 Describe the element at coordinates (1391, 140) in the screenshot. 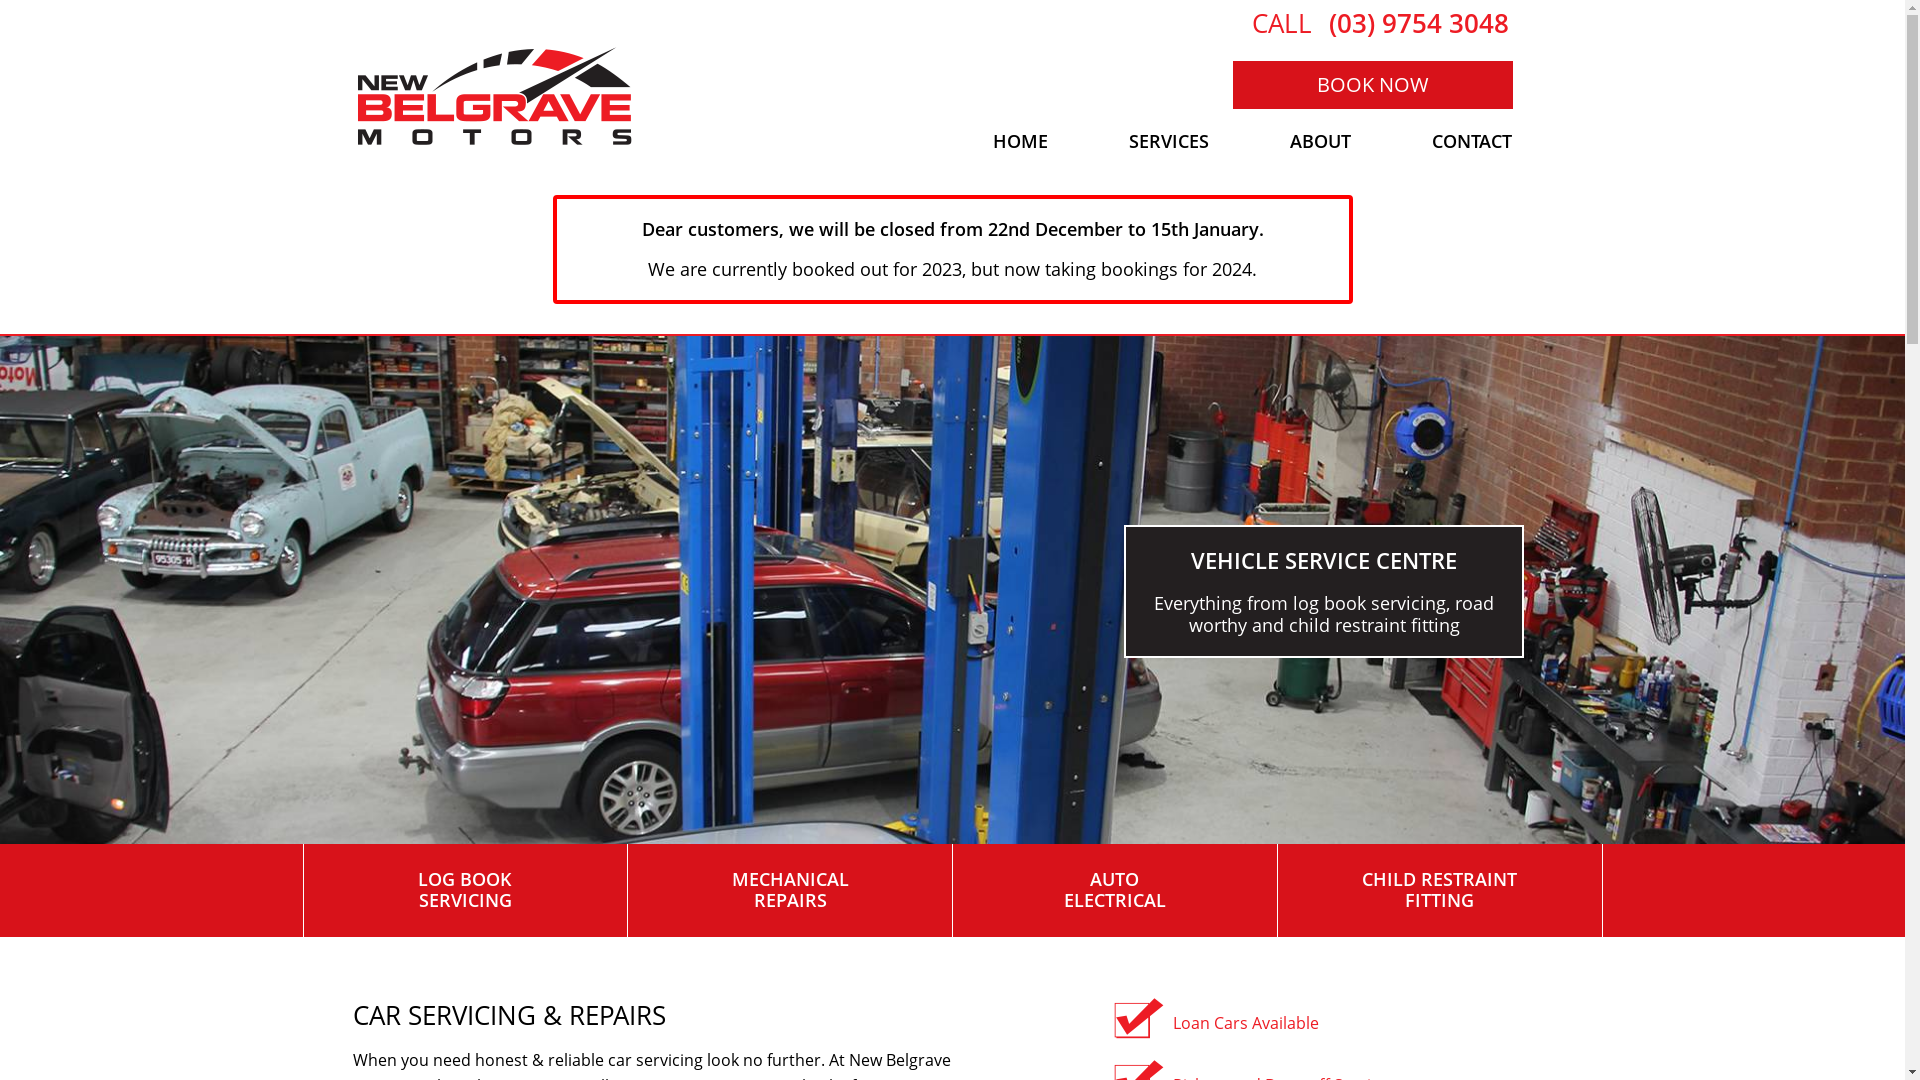

I see `'CONTACT'` at that location.